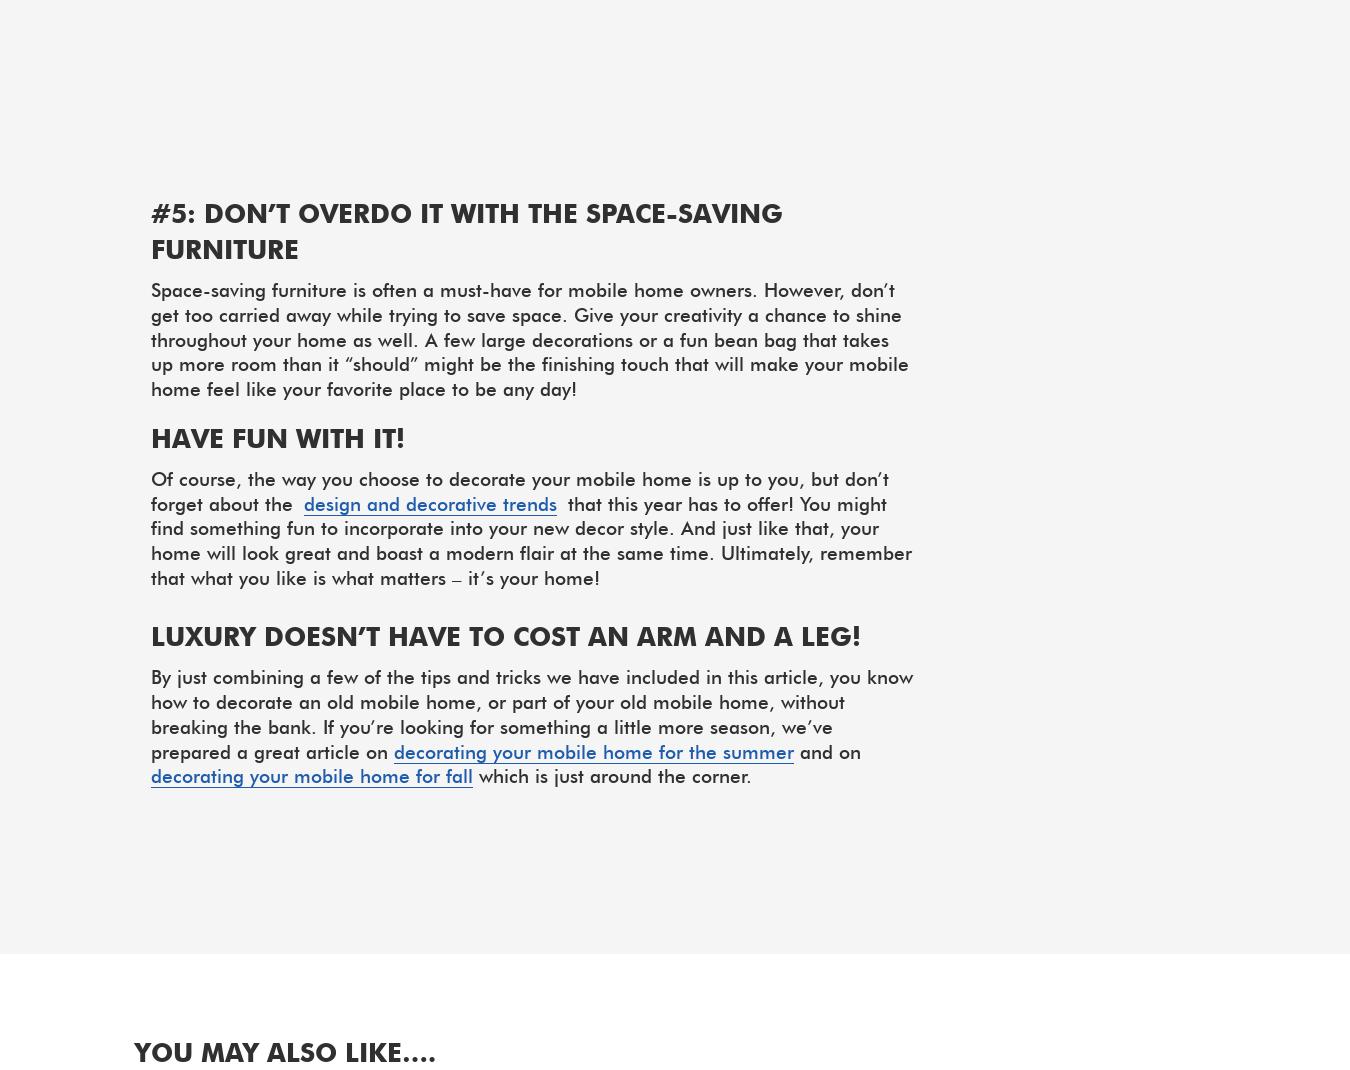 The image size is (1350, 1070). What do you see at coordinates (519, 491) in the screenshot?
I see `'Of course, the way you choose to decorate your mobile home is up to you, but don’t forget about the'` at bounding box center [519, 491].